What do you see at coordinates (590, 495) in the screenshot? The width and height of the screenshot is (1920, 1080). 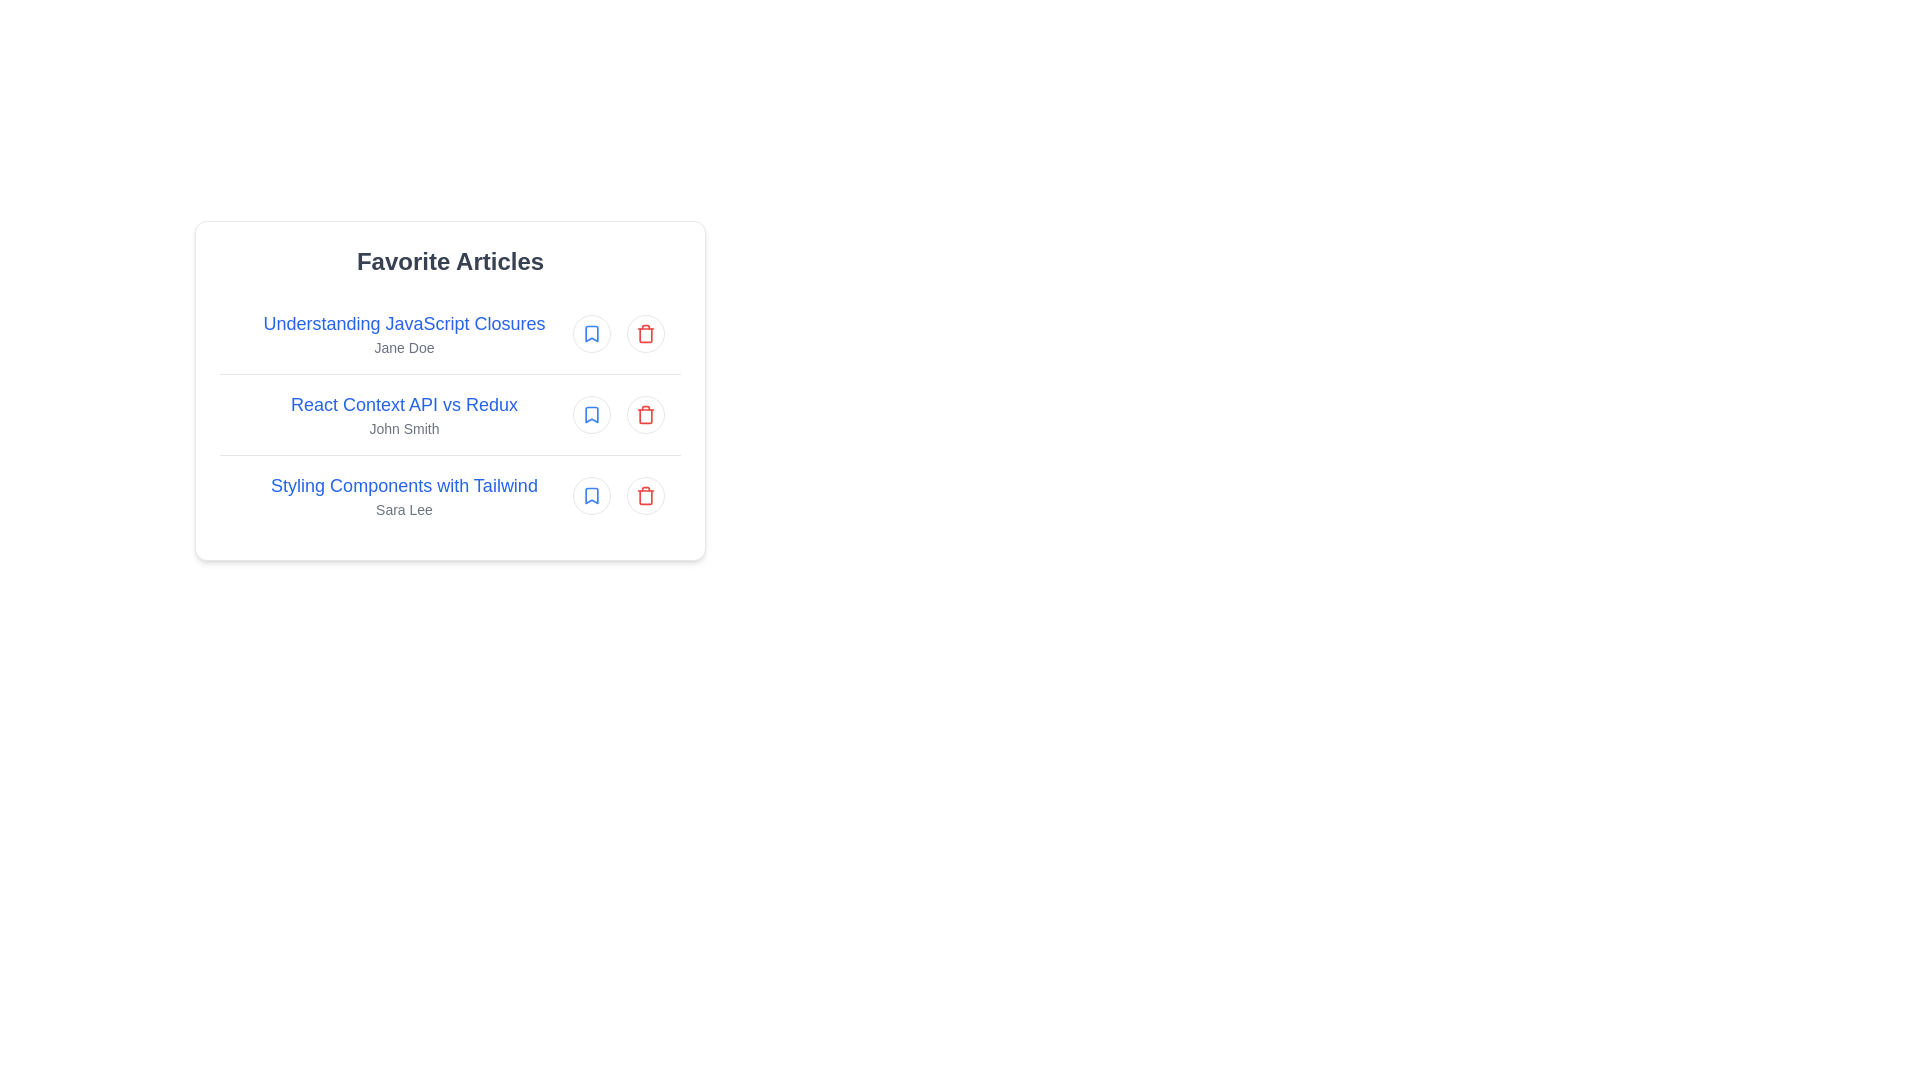 I see `the Bookmark icon for the article titled 'Styling Components with Tailwind'` at bounding box center [590, 495].